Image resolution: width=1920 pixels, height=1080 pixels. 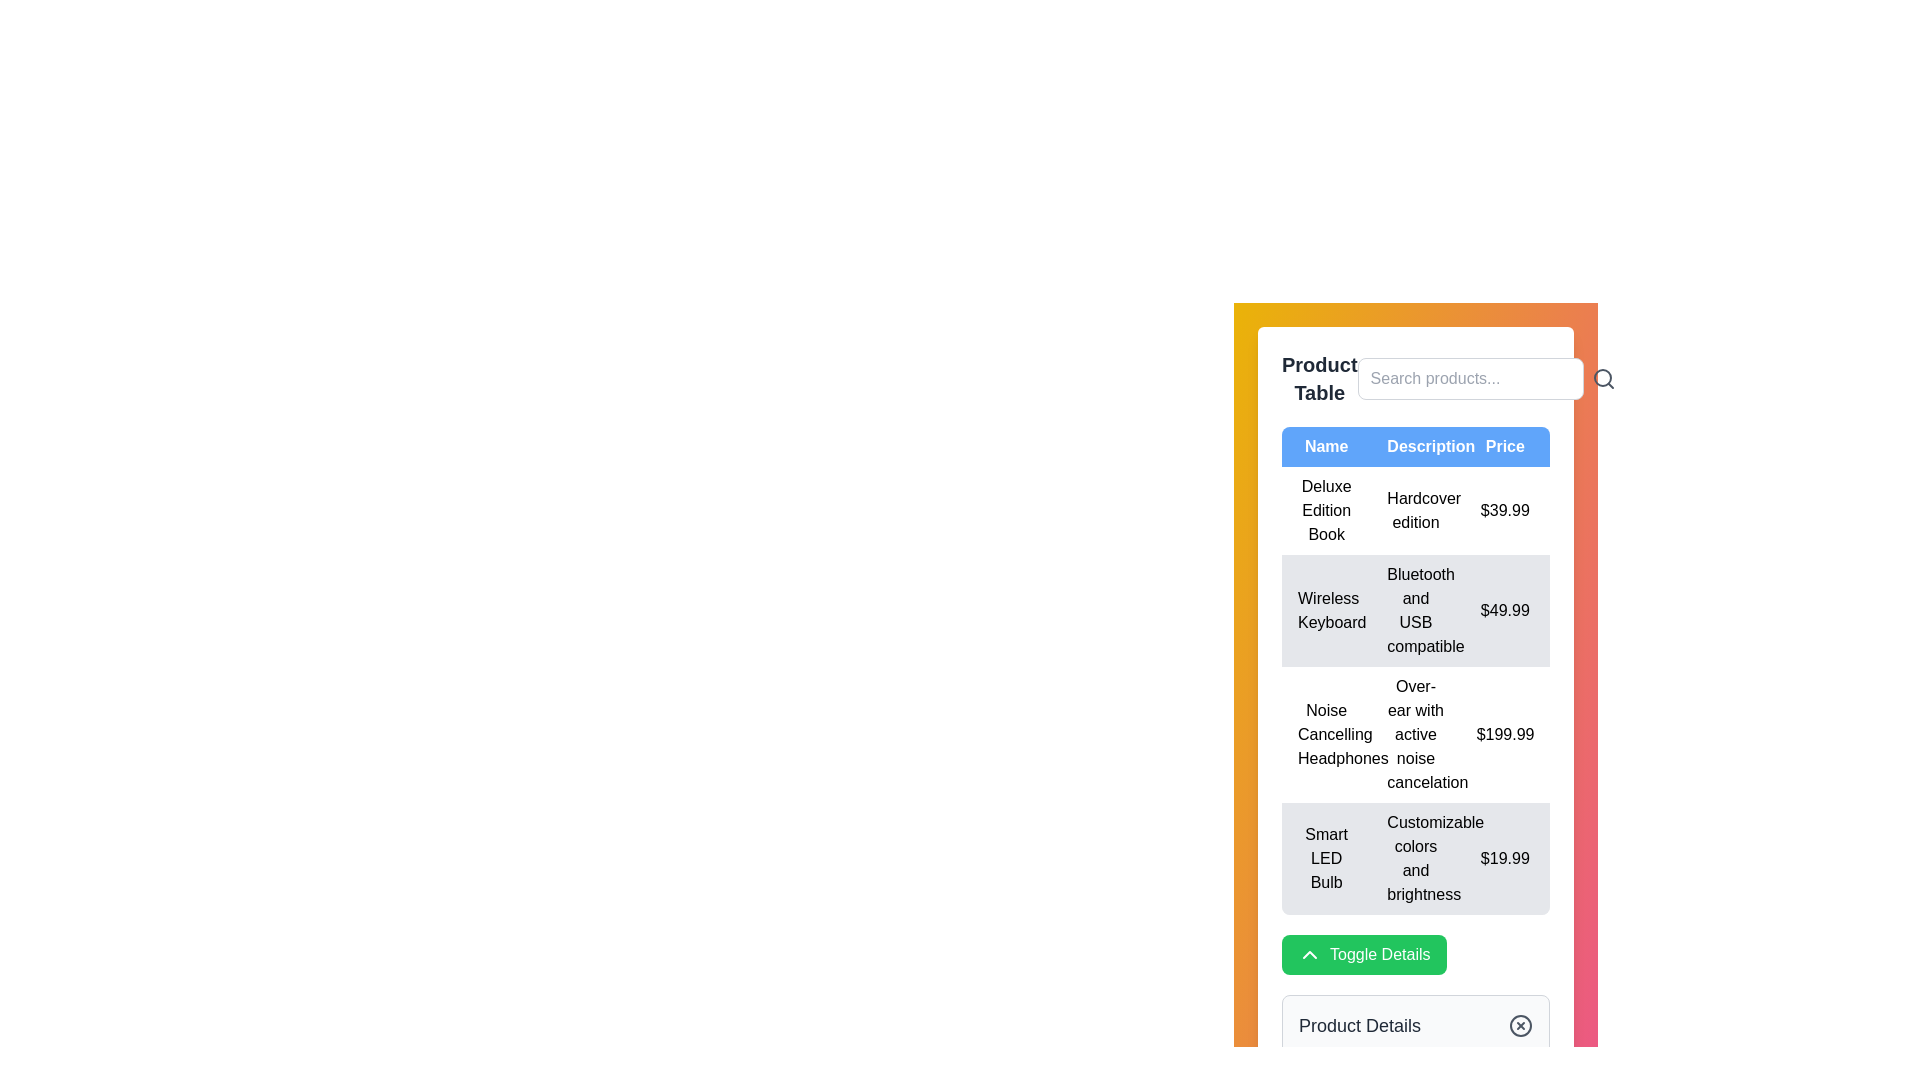 What do you see at coordinates (1505, 509) in the screenshot?
I see `text '$39.99' displayed in black font in the 'Price' column of the table, which aligns with 'Hardcover edition' in the 'Description' column and 'Deluxe Edition Book' in the 'Name' column` at bounding box center [1505, 509].